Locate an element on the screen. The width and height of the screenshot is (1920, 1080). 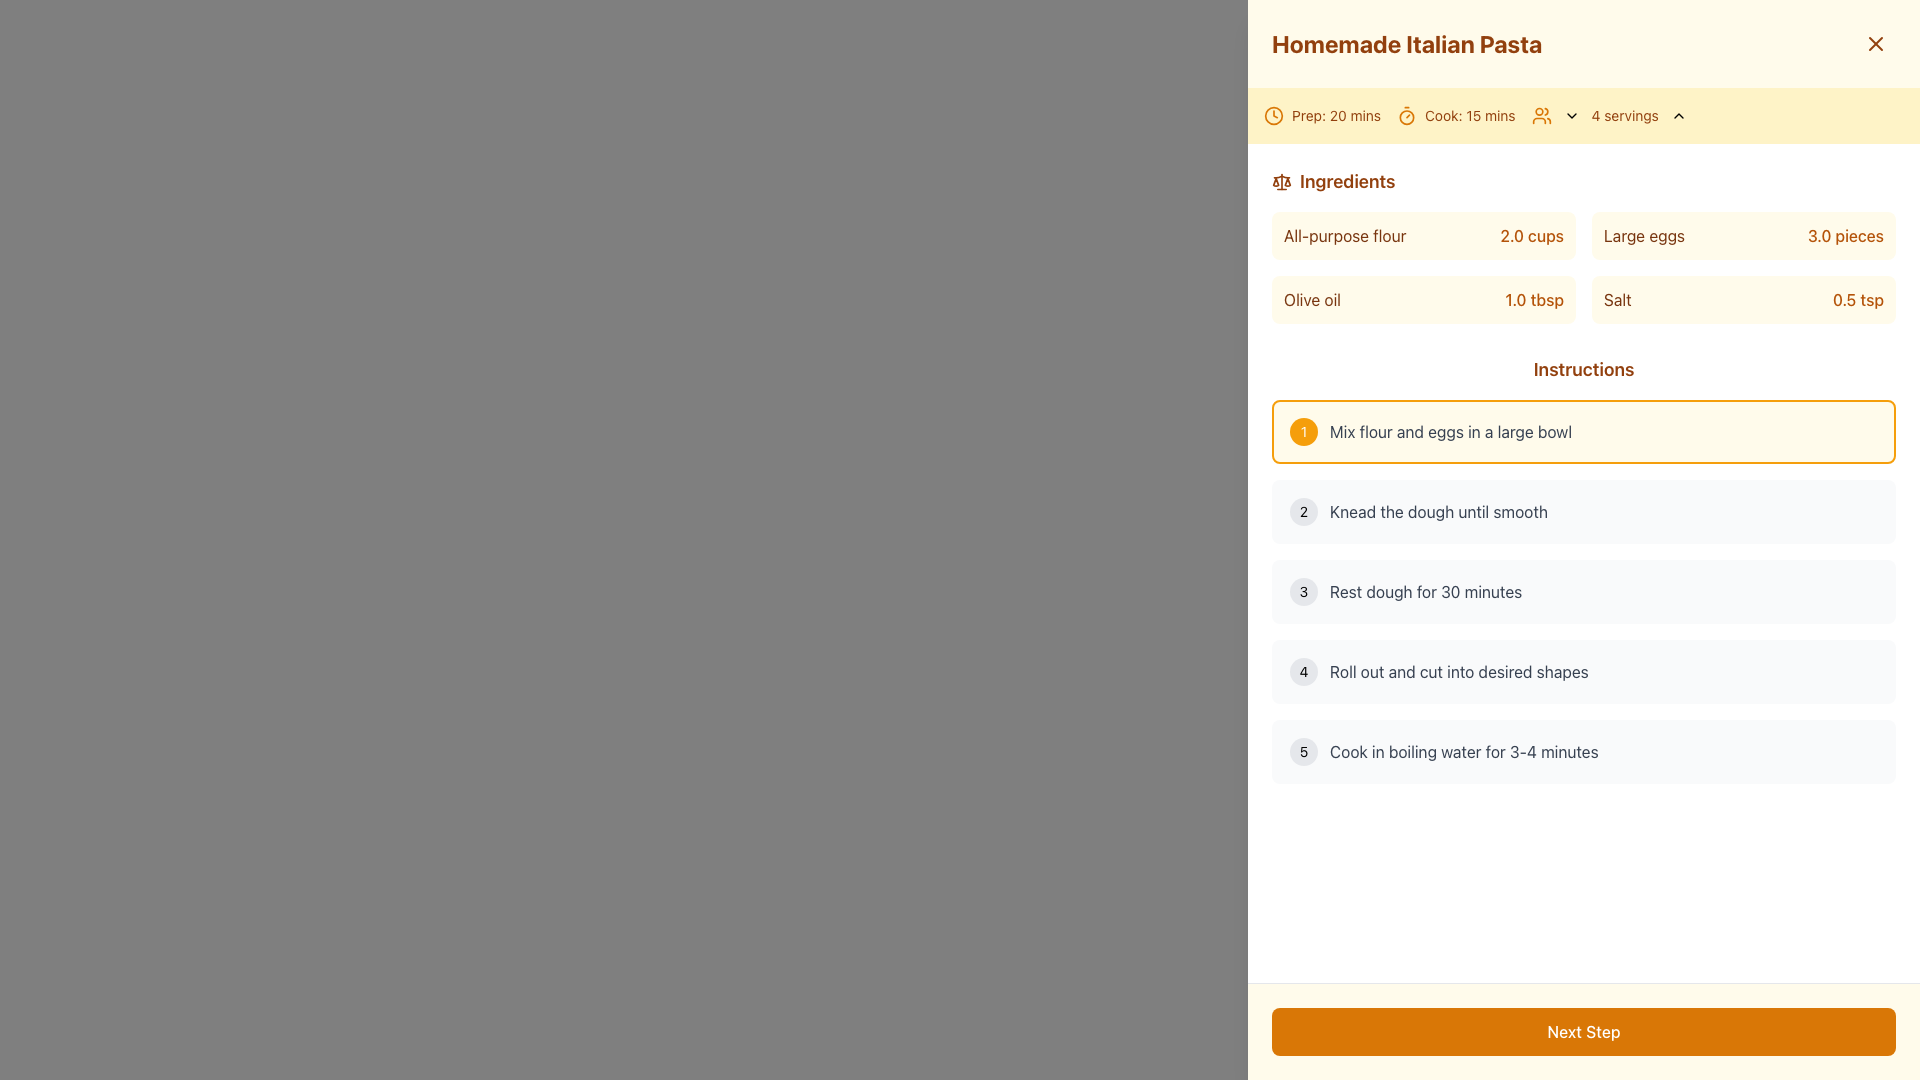
the interactive text displaying the number of servings for the recipe, located below the title 'Homemade Italian Pasta' and to the right of 'Cook: 15 mins' is located at coordinates (1611, 115).